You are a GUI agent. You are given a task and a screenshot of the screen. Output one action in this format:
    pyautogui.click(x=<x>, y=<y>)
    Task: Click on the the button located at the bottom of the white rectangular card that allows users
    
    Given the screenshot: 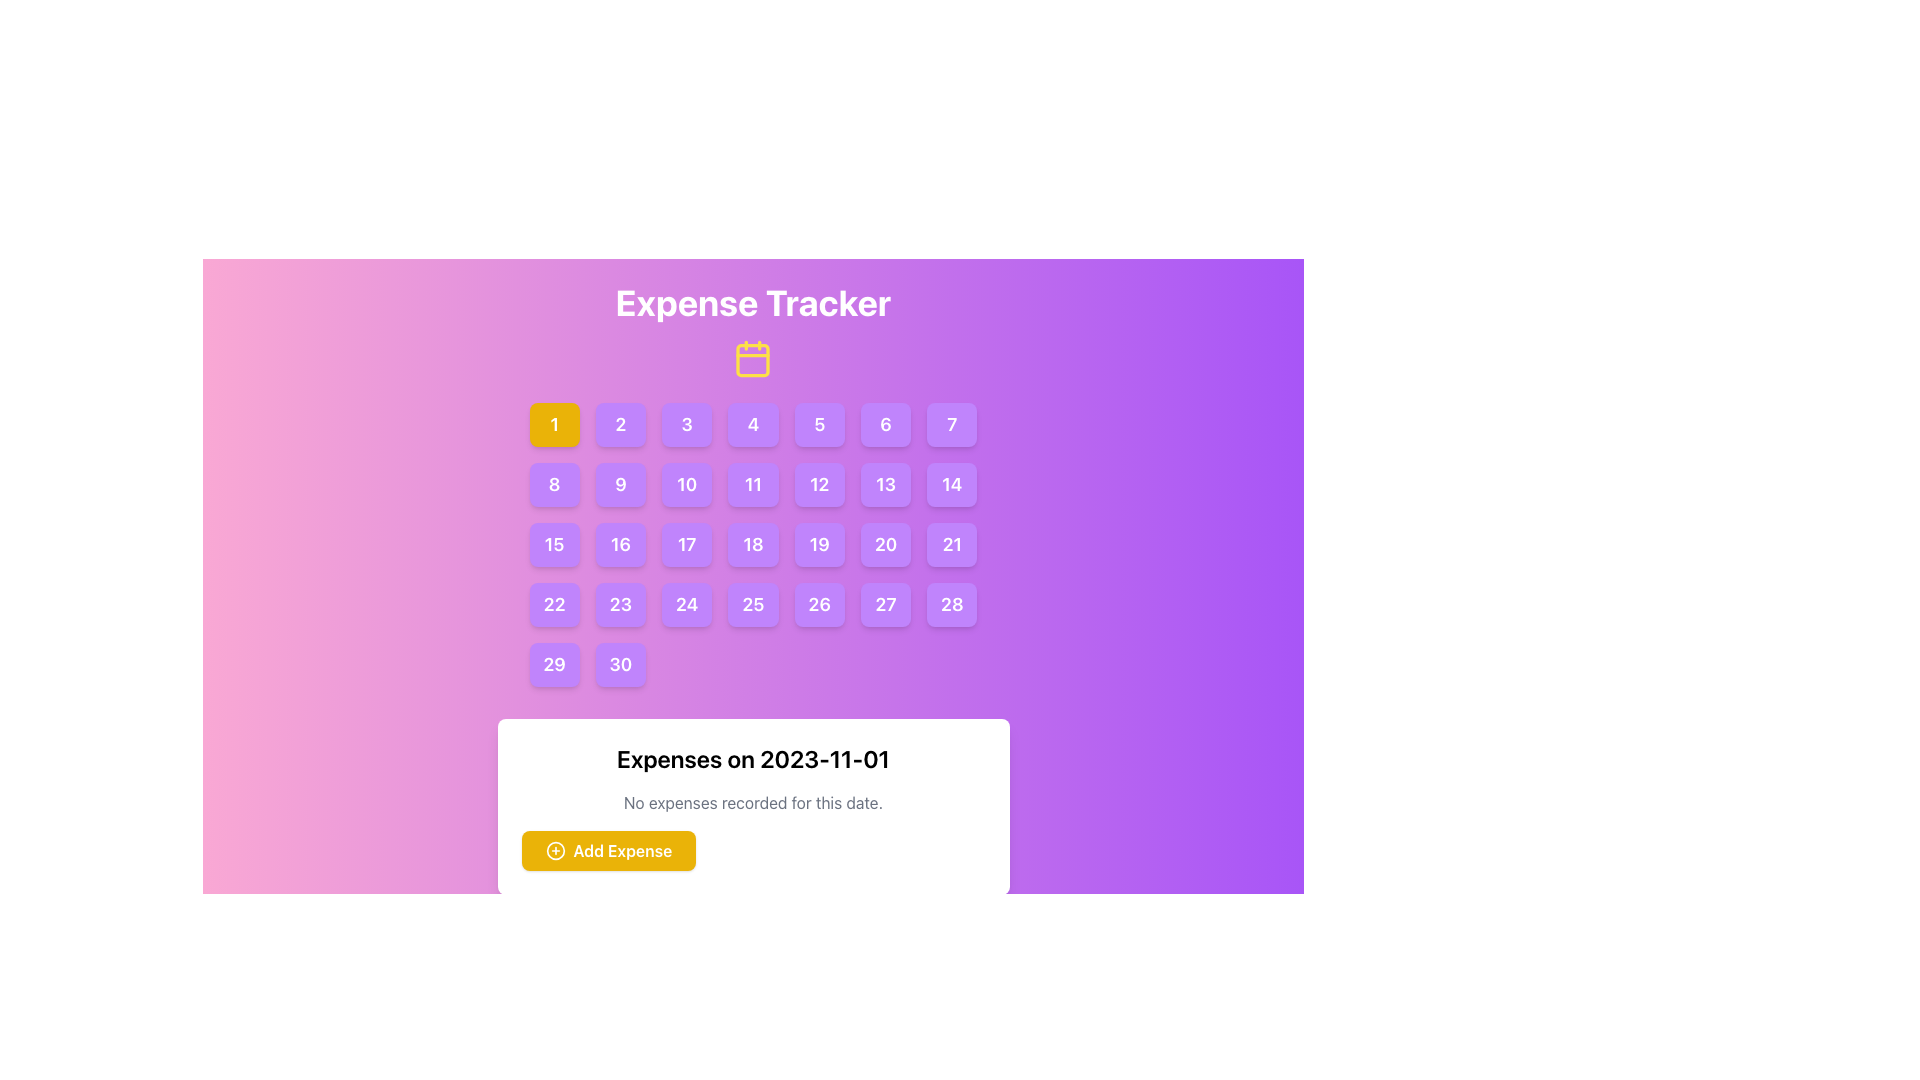 What is the action you would take?
    pyautogui.click(x=607, y=851)
    